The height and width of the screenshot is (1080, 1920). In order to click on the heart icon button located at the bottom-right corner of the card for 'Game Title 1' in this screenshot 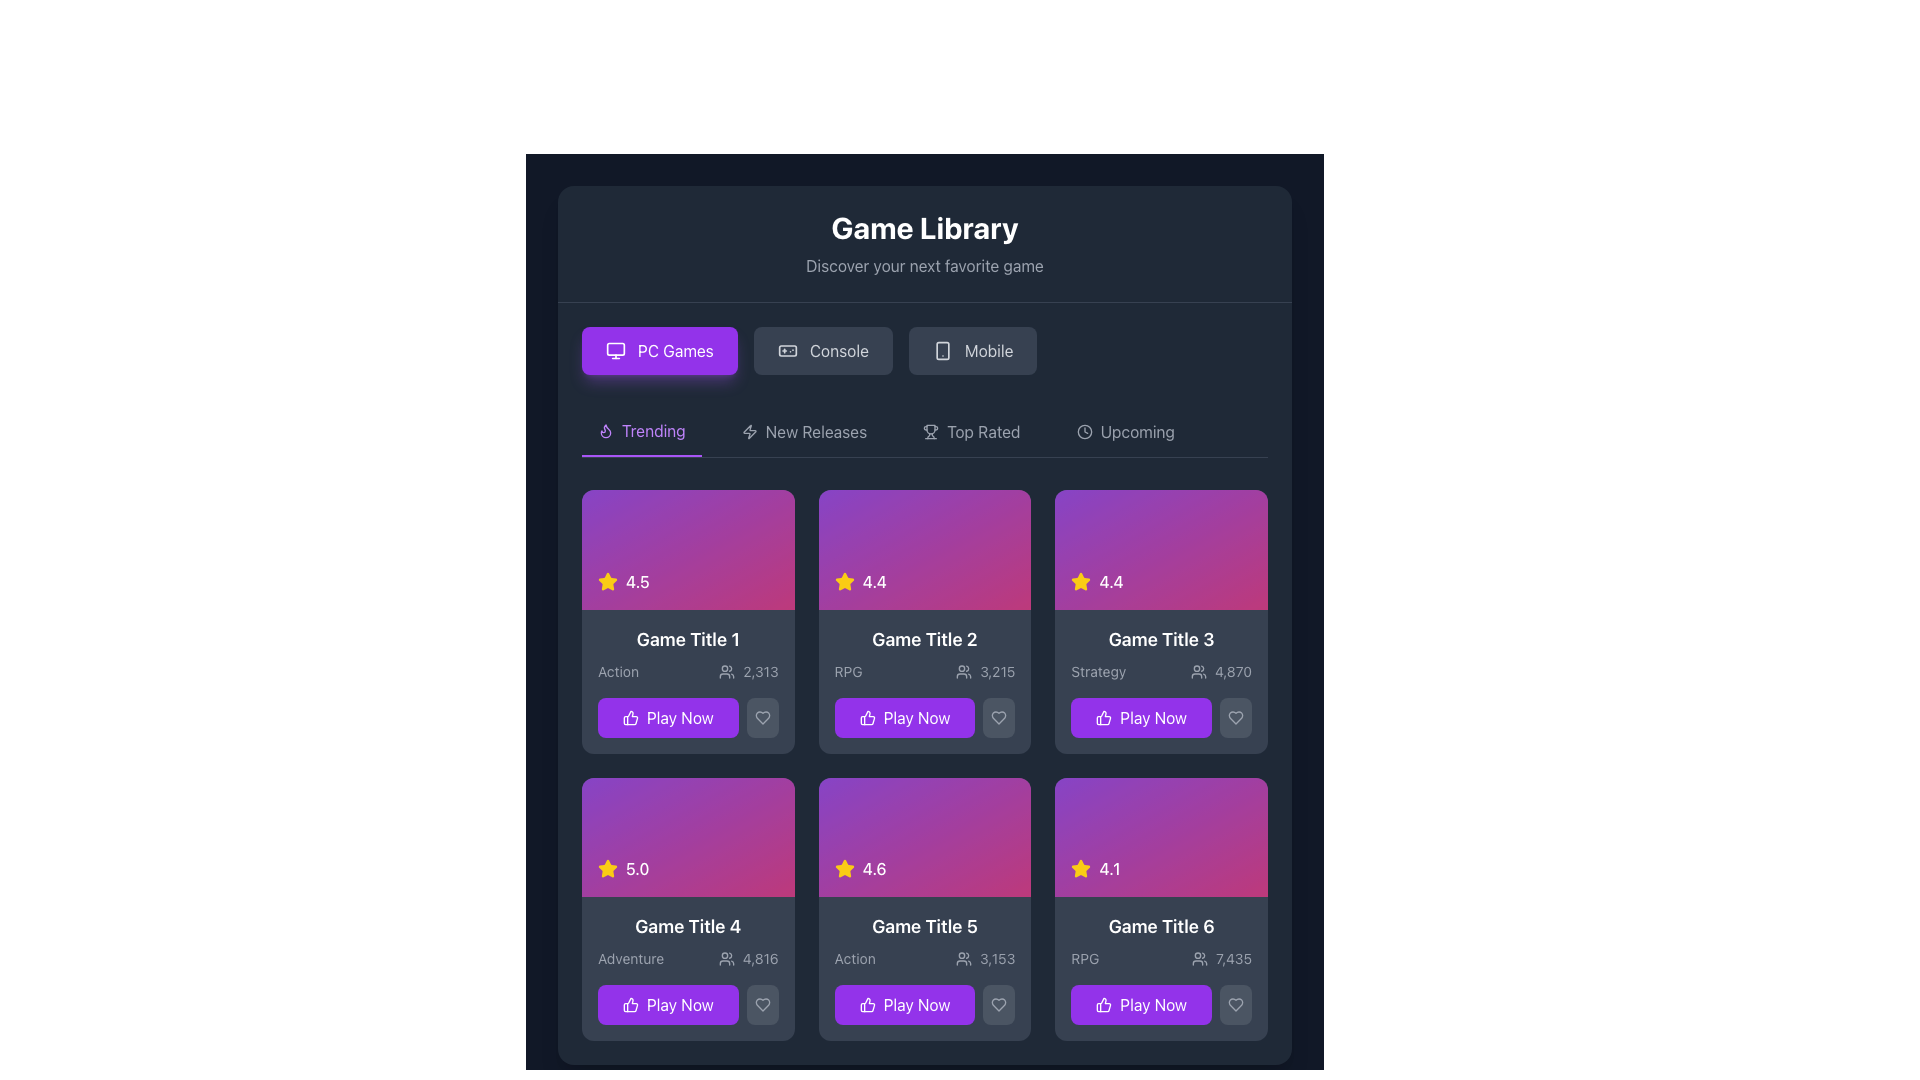, I will do `click(761, 716)`.